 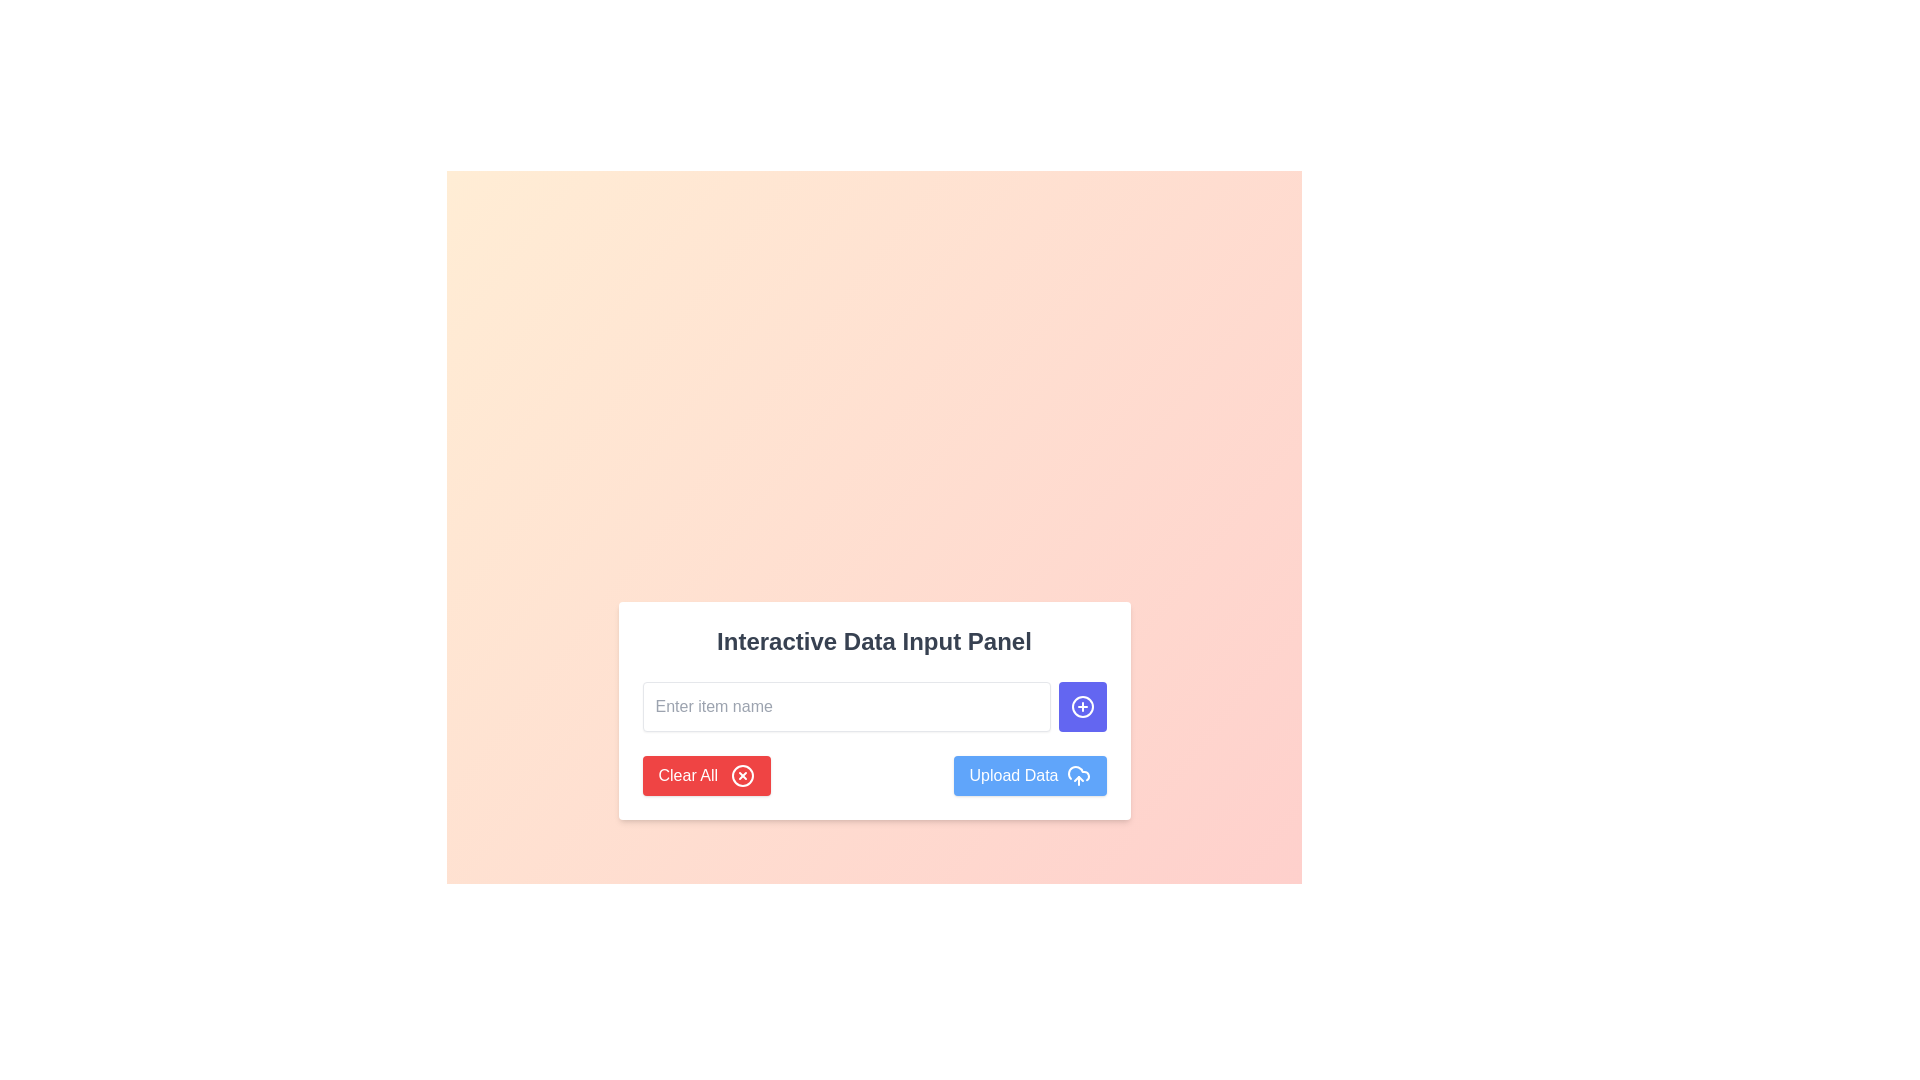 What do you see at coordinates (741, 775) in the screenshot?
I see `the circular icon with a cross inside located on the right side of the red button labeled 'Clear All'` at bounding box center [741, 775].